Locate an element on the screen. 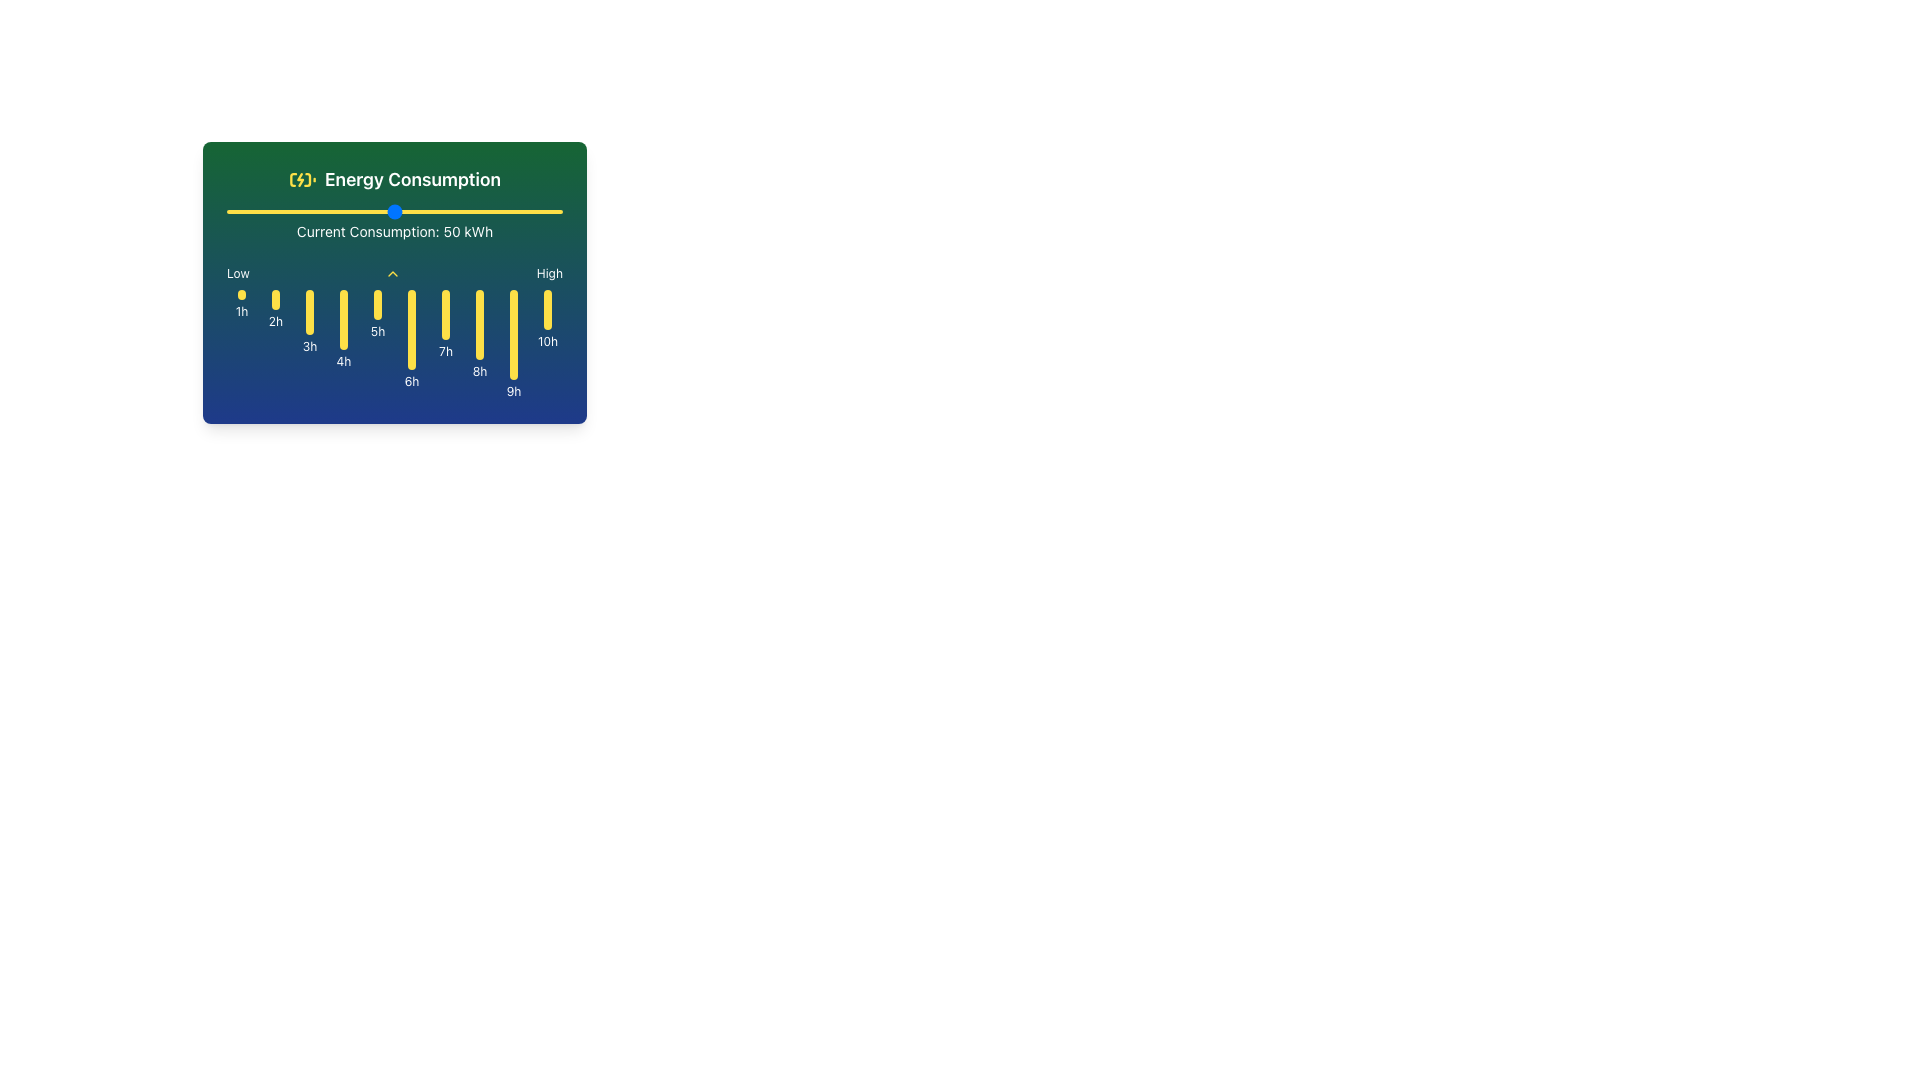 The image size is (1920, 1080). current consumption is located at coordinates (324, 212).